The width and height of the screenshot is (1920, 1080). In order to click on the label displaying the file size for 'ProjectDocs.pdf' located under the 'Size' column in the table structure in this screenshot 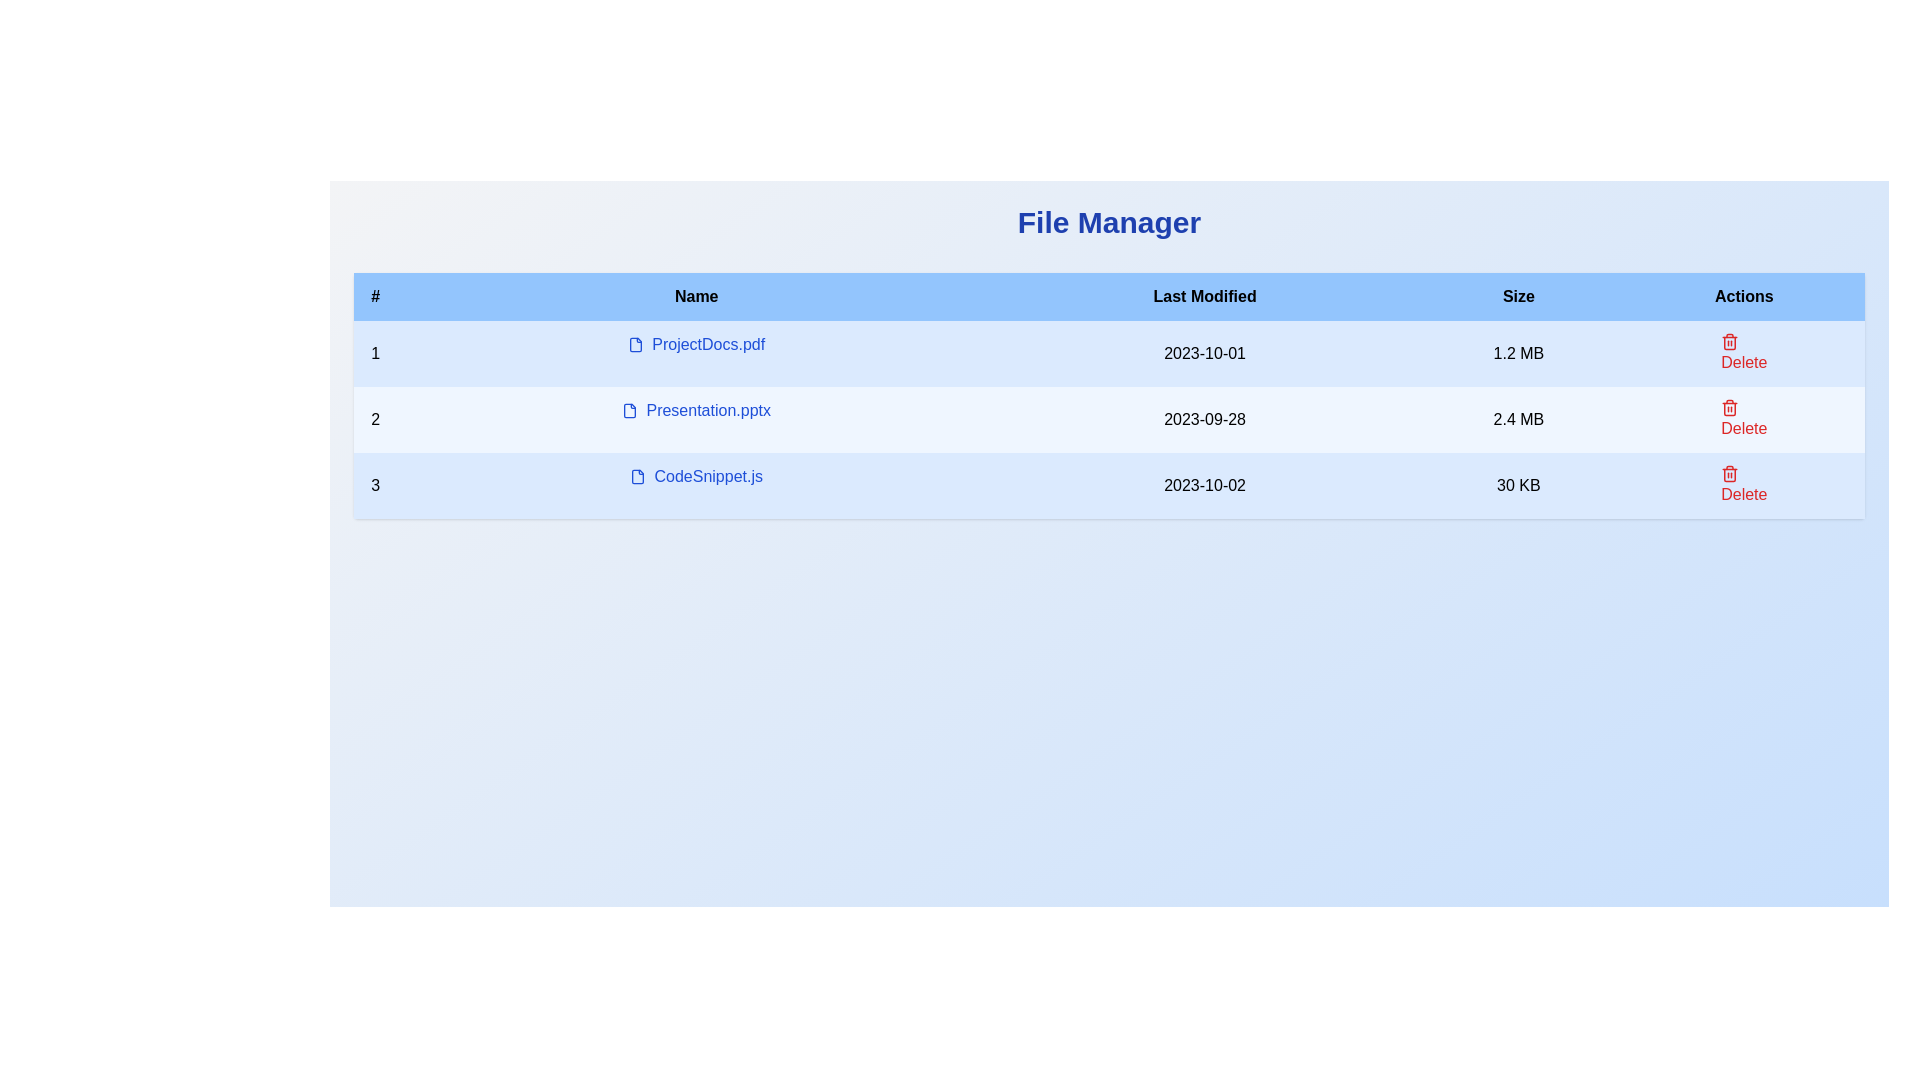, I will do `click(1518, 353)`.